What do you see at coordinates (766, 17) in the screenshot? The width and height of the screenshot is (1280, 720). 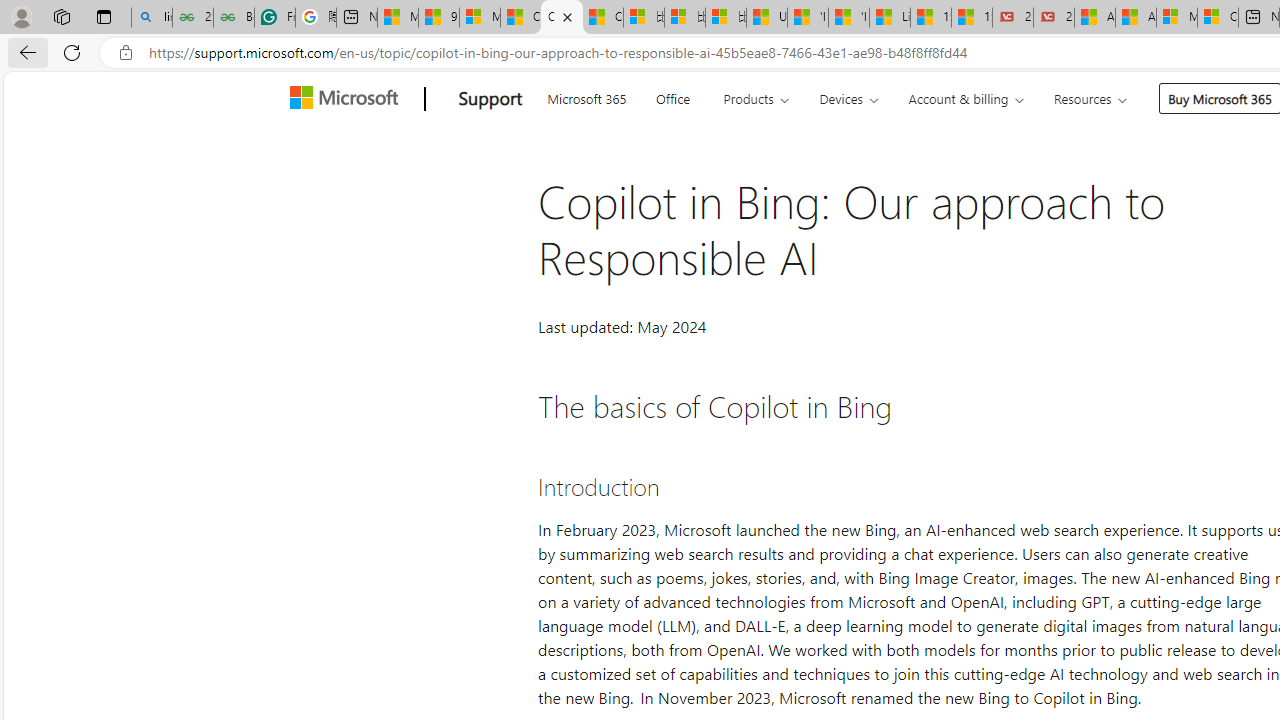 I see `'USA TODAY - MSN'` at bounding box center [766, 17].